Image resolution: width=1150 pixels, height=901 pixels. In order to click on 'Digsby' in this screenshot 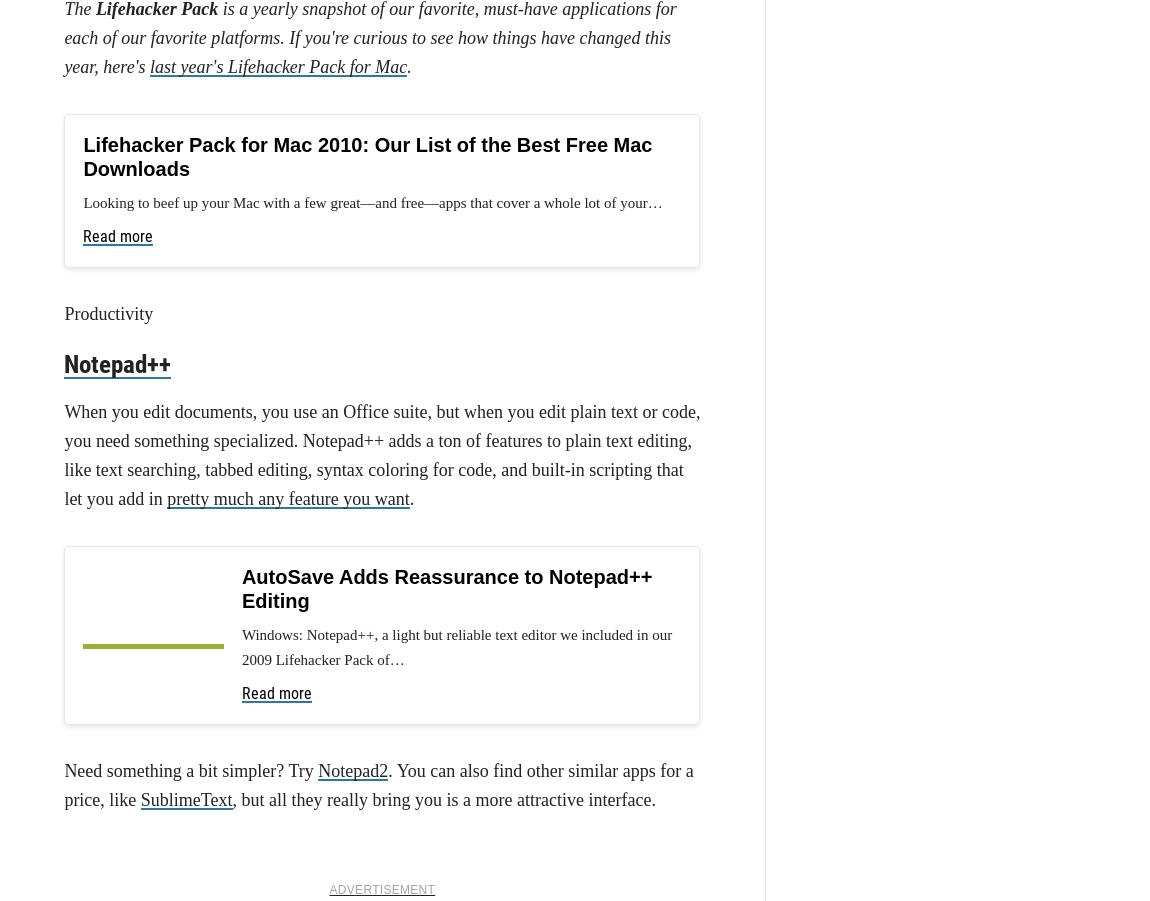, I will do `click(307, 846)`.